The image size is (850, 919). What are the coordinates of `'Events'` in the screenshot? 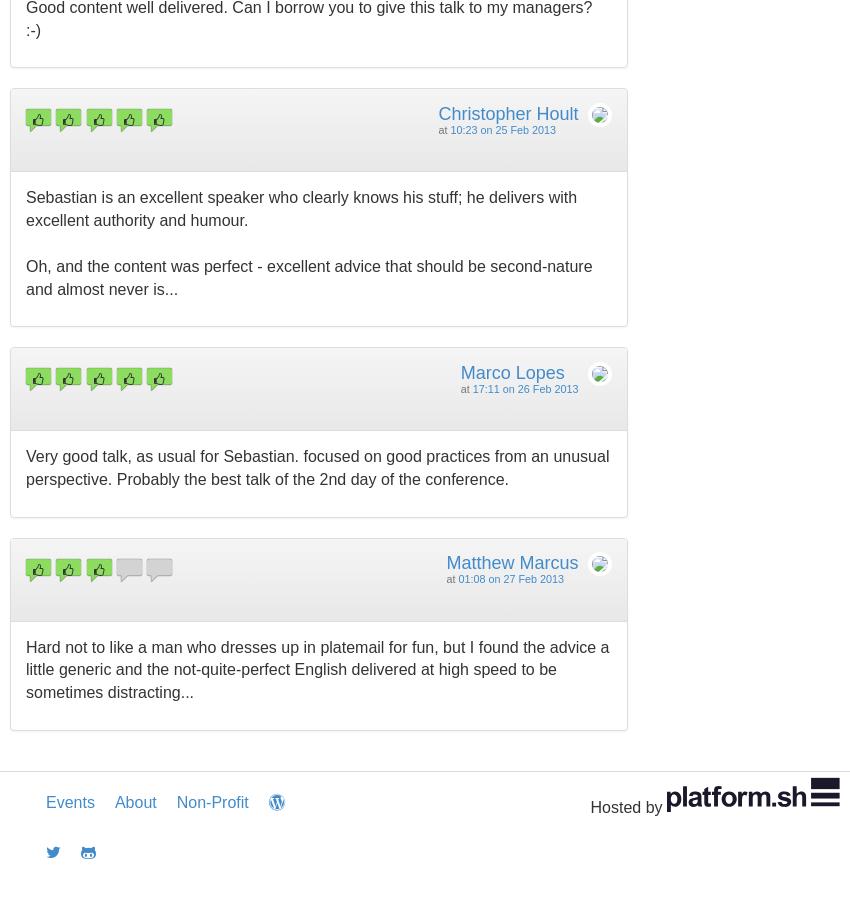 It's located at (70, 802).